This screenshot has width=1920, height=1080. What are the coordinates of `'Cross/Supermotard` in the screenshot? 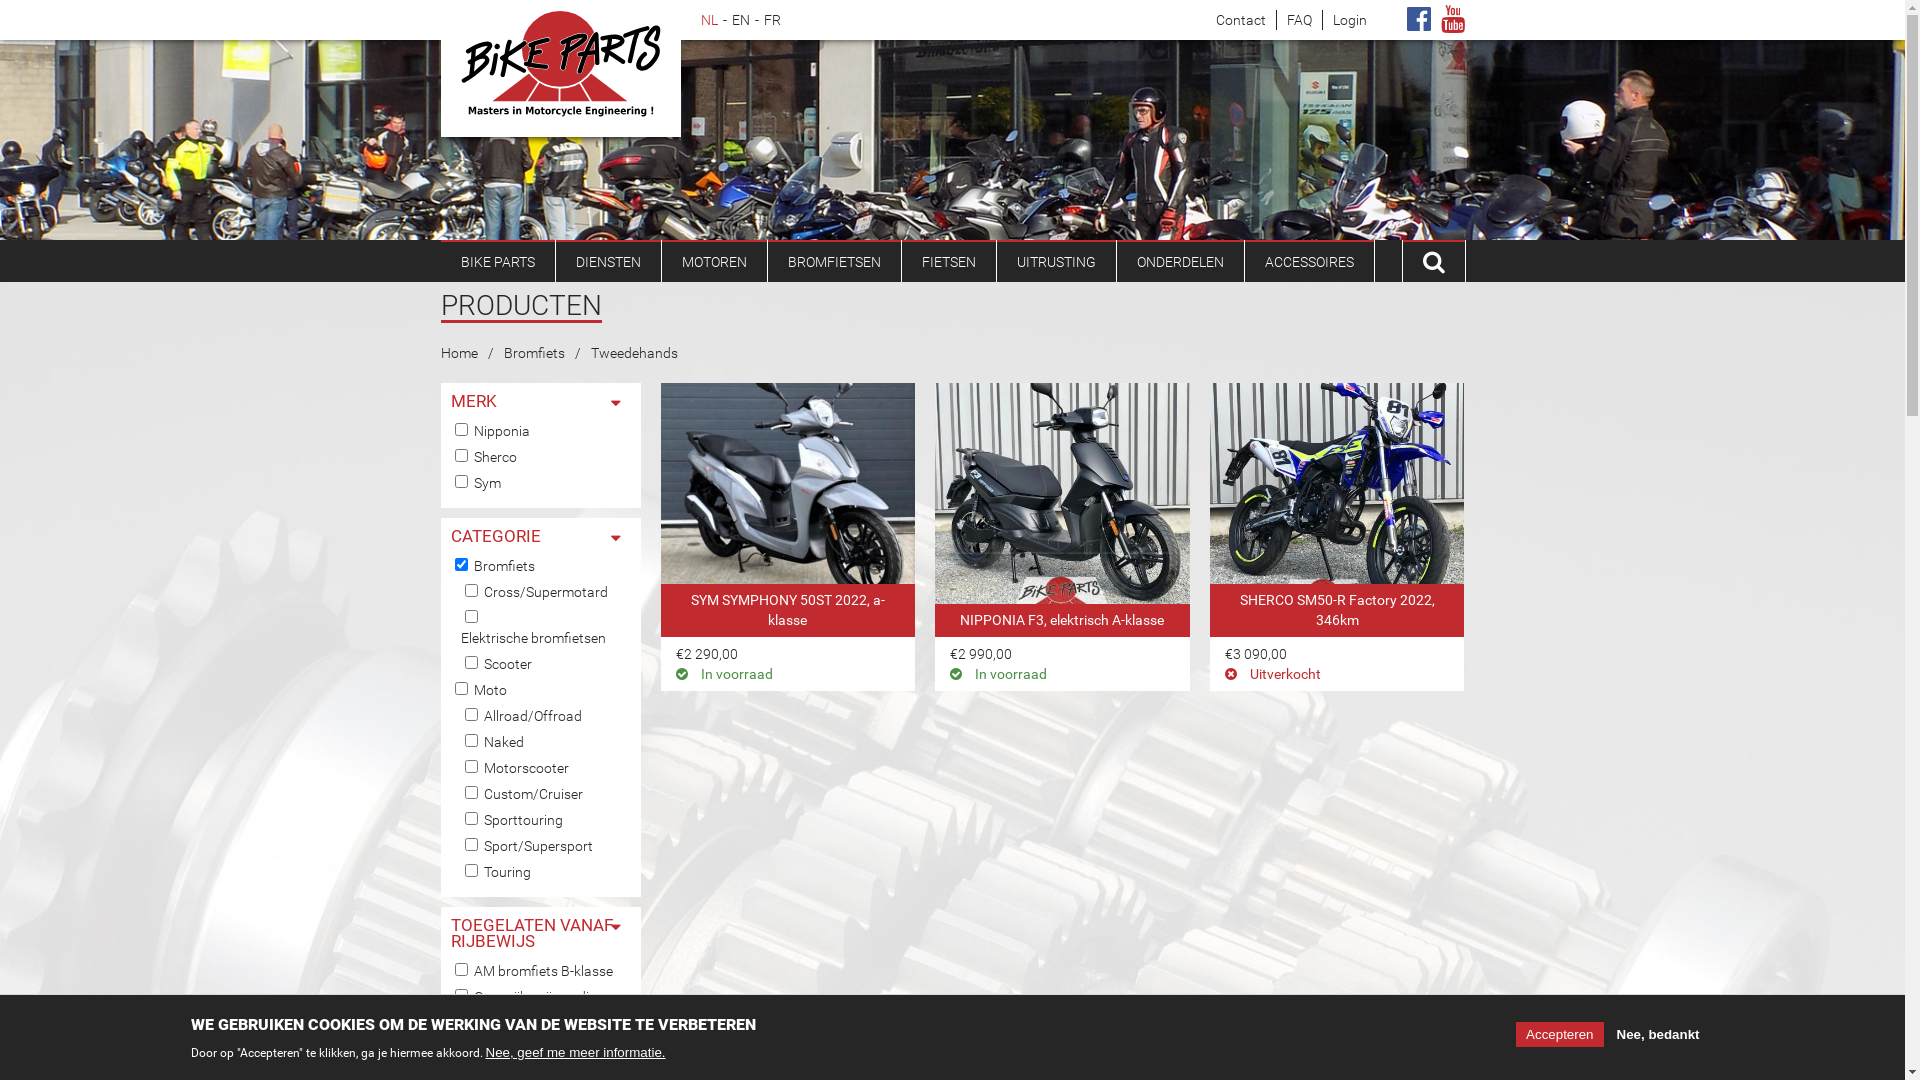 It's located at (546, 590).